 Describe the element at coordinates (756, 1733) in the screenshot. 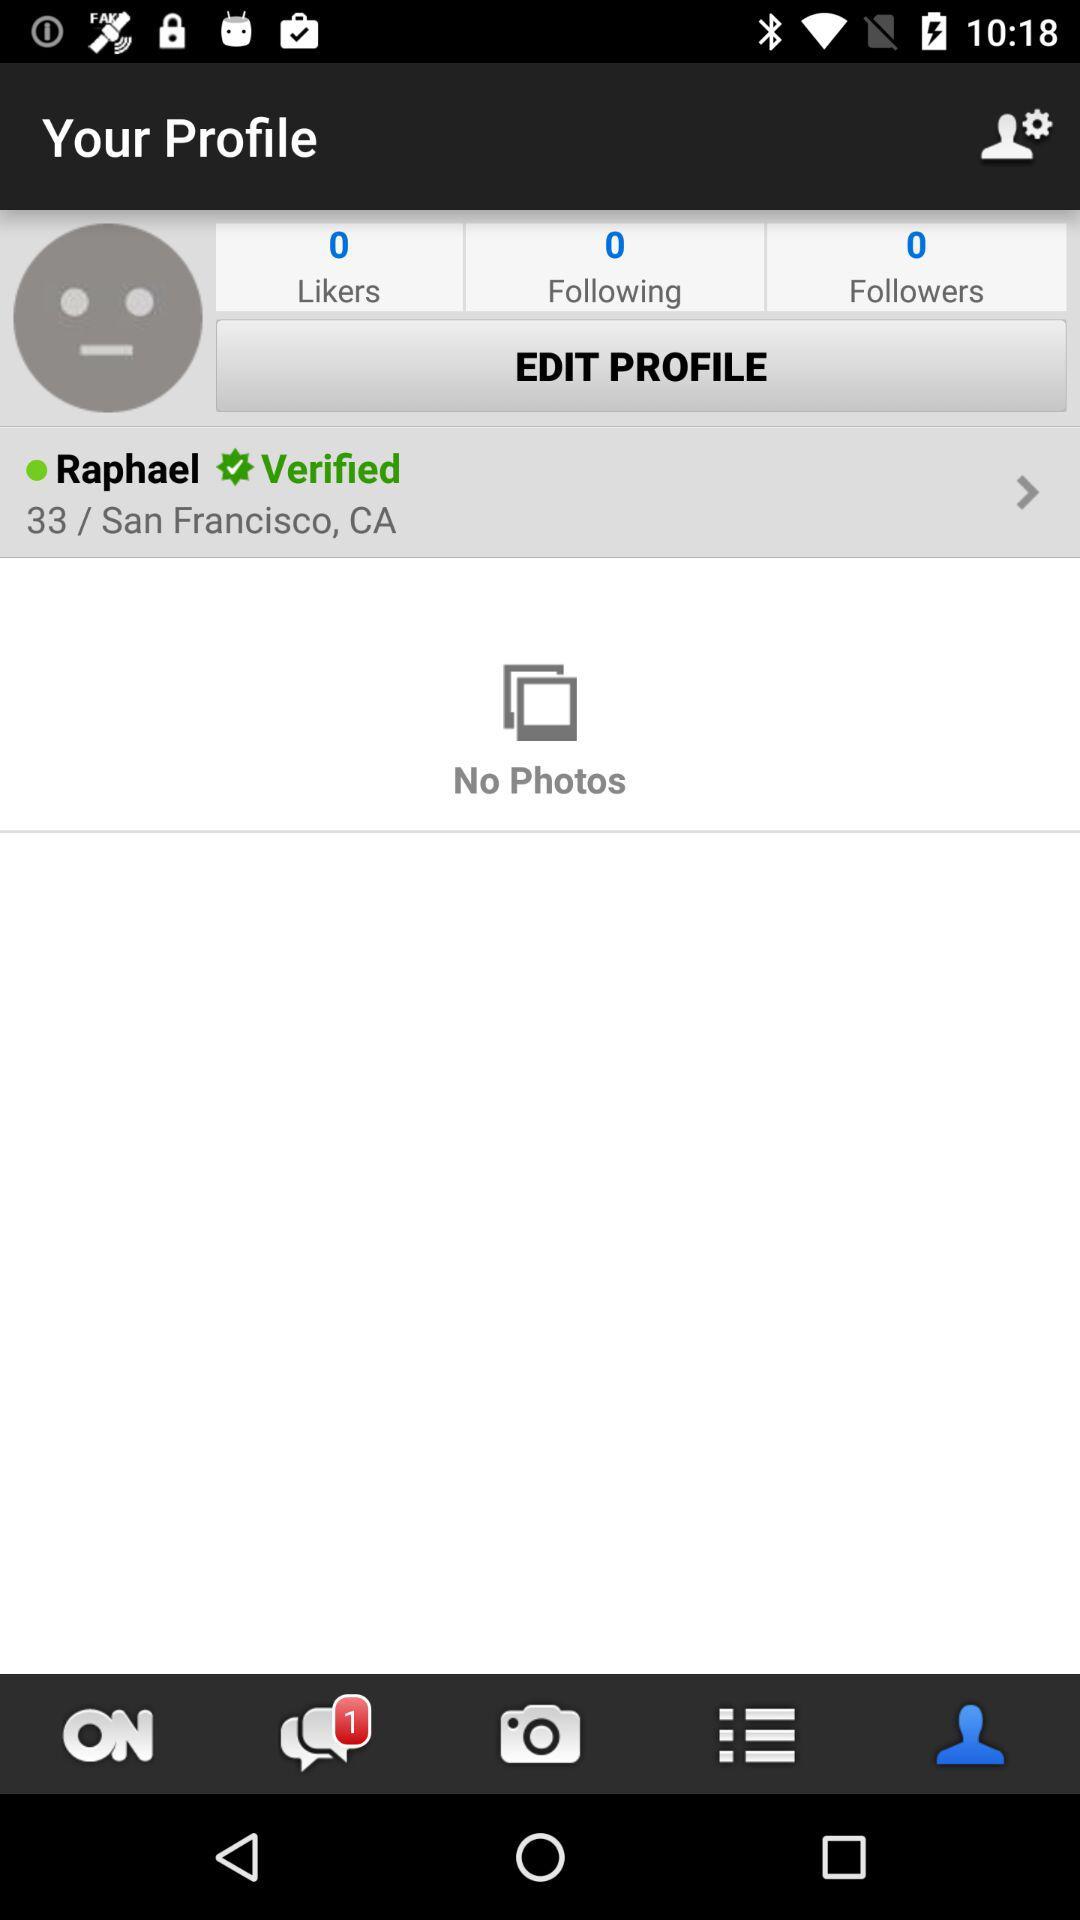

I see `the list icon` at that location.